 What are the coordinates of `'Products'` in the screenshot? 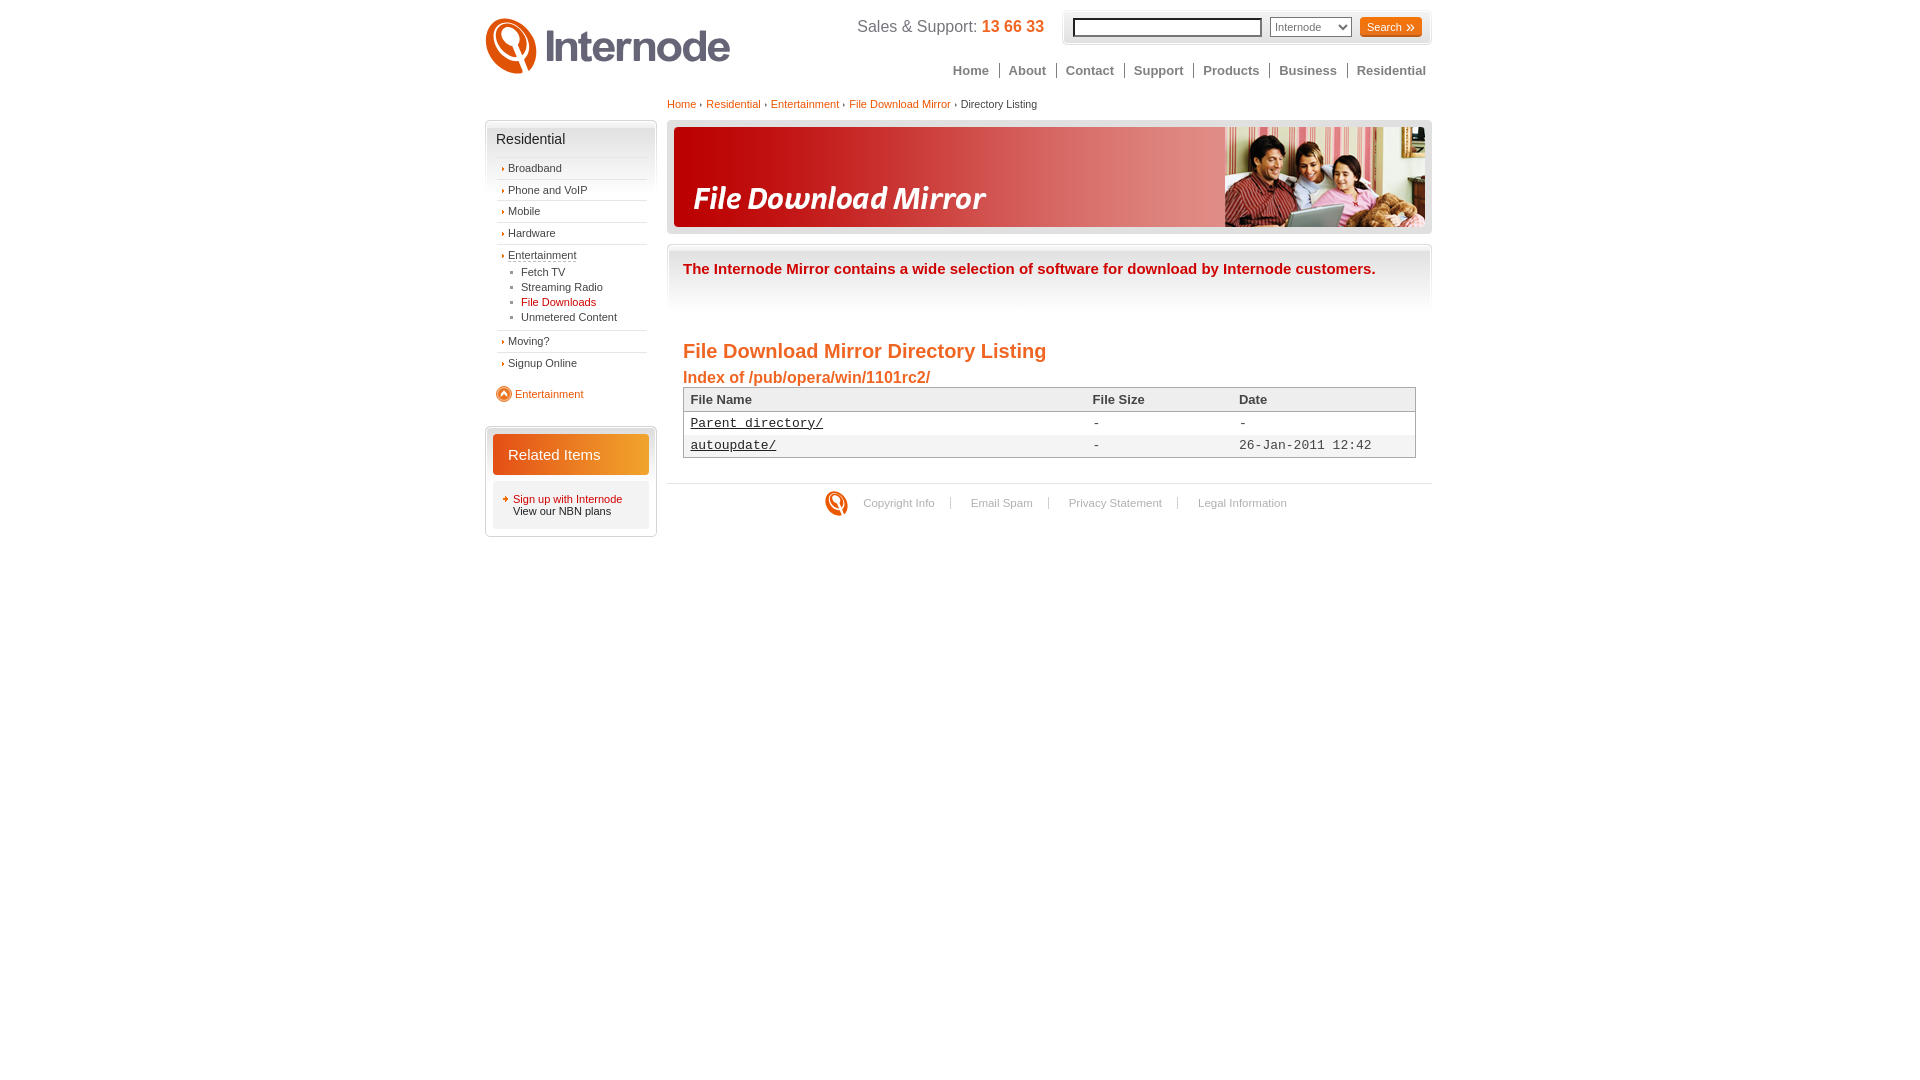 It's located at (1229, 69).